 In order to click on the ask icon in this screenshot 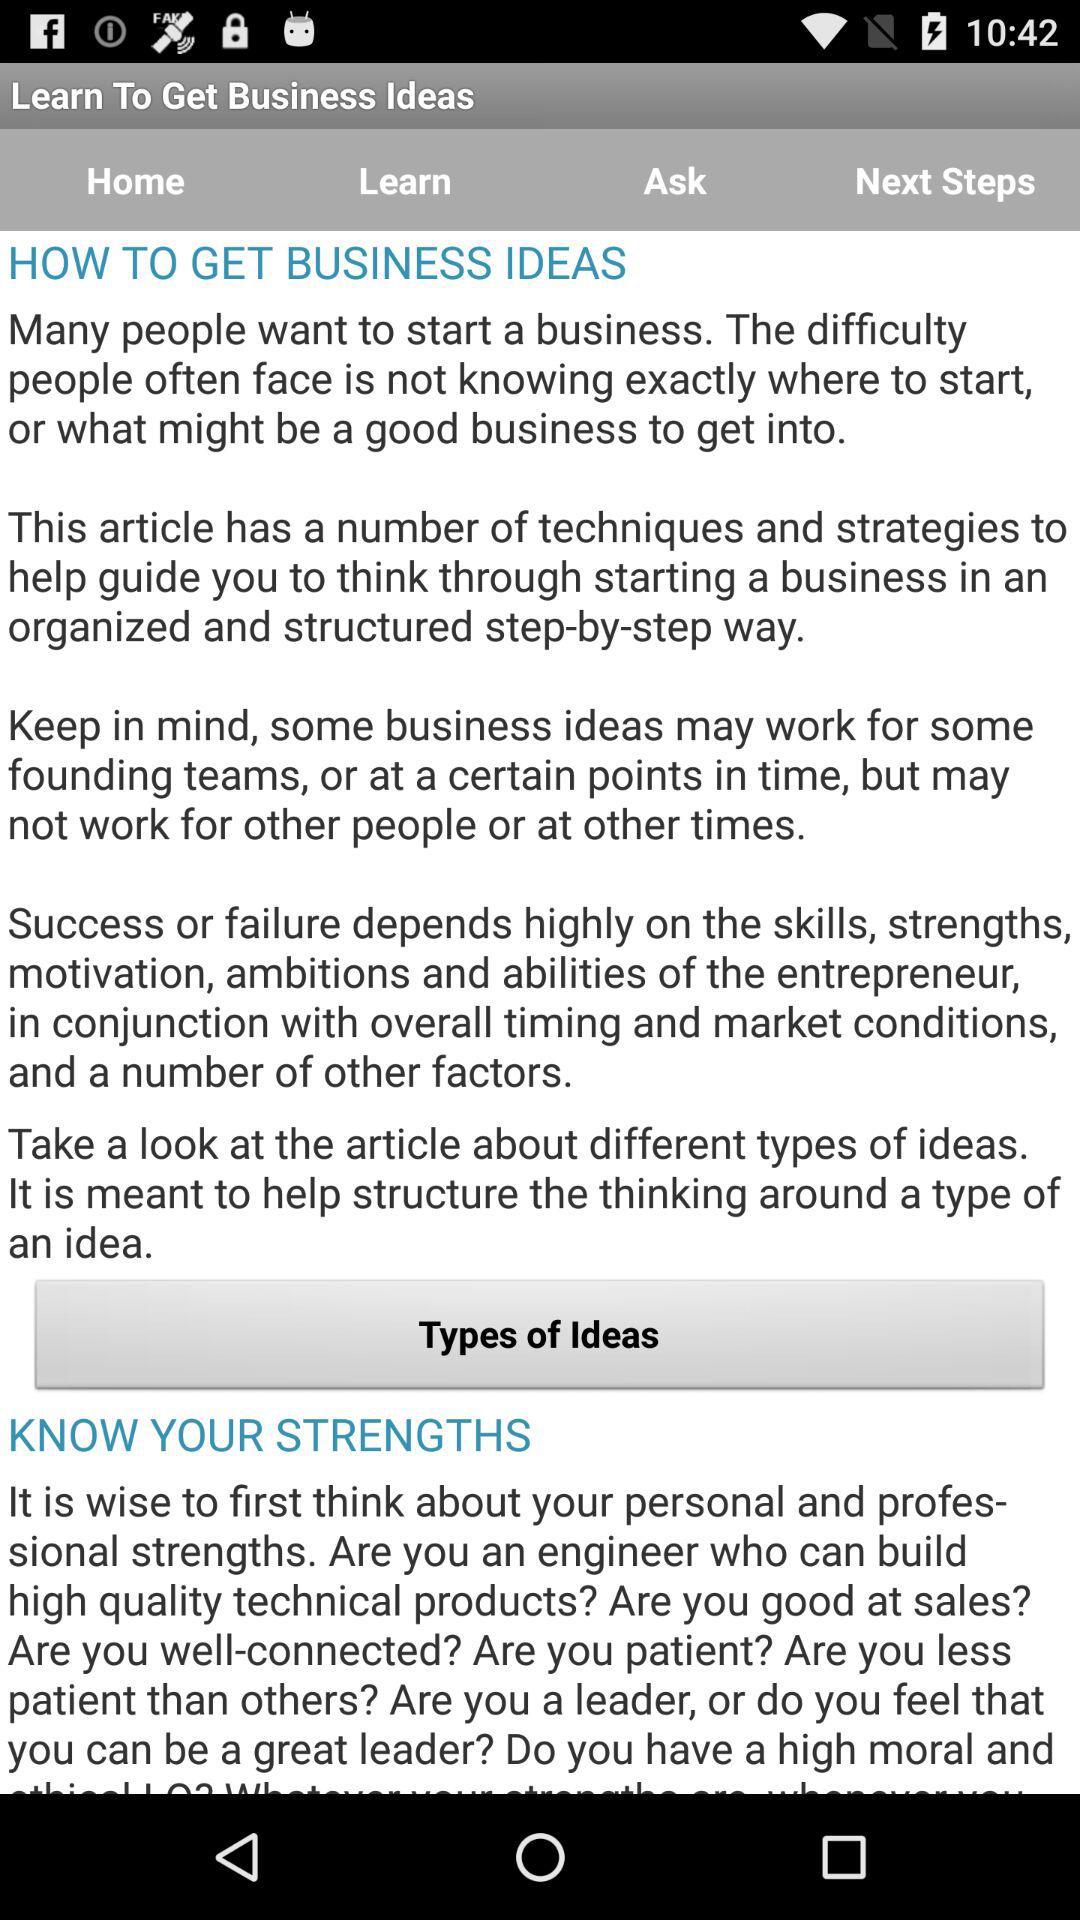, I will do `click(675, 180)`.